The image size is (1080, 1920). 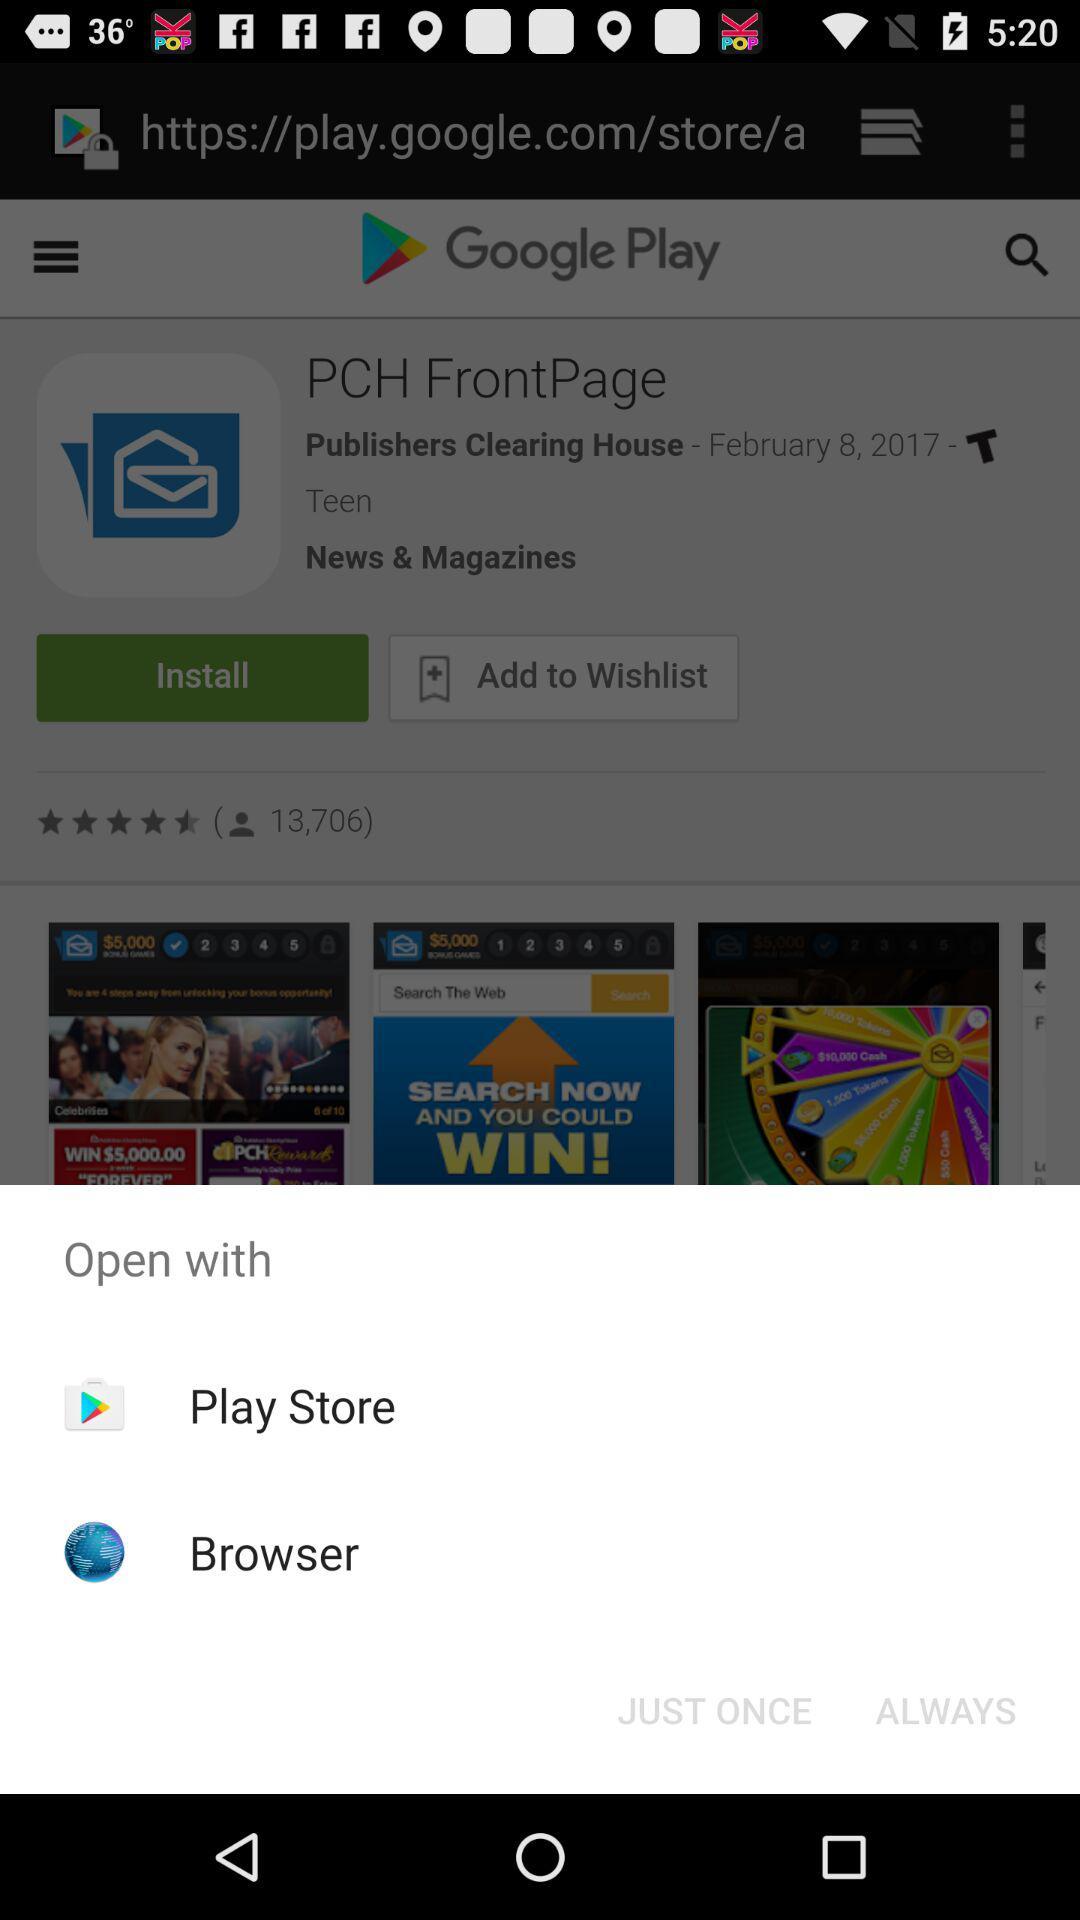 I want to click on the browser, so click(x=274, y=1551).